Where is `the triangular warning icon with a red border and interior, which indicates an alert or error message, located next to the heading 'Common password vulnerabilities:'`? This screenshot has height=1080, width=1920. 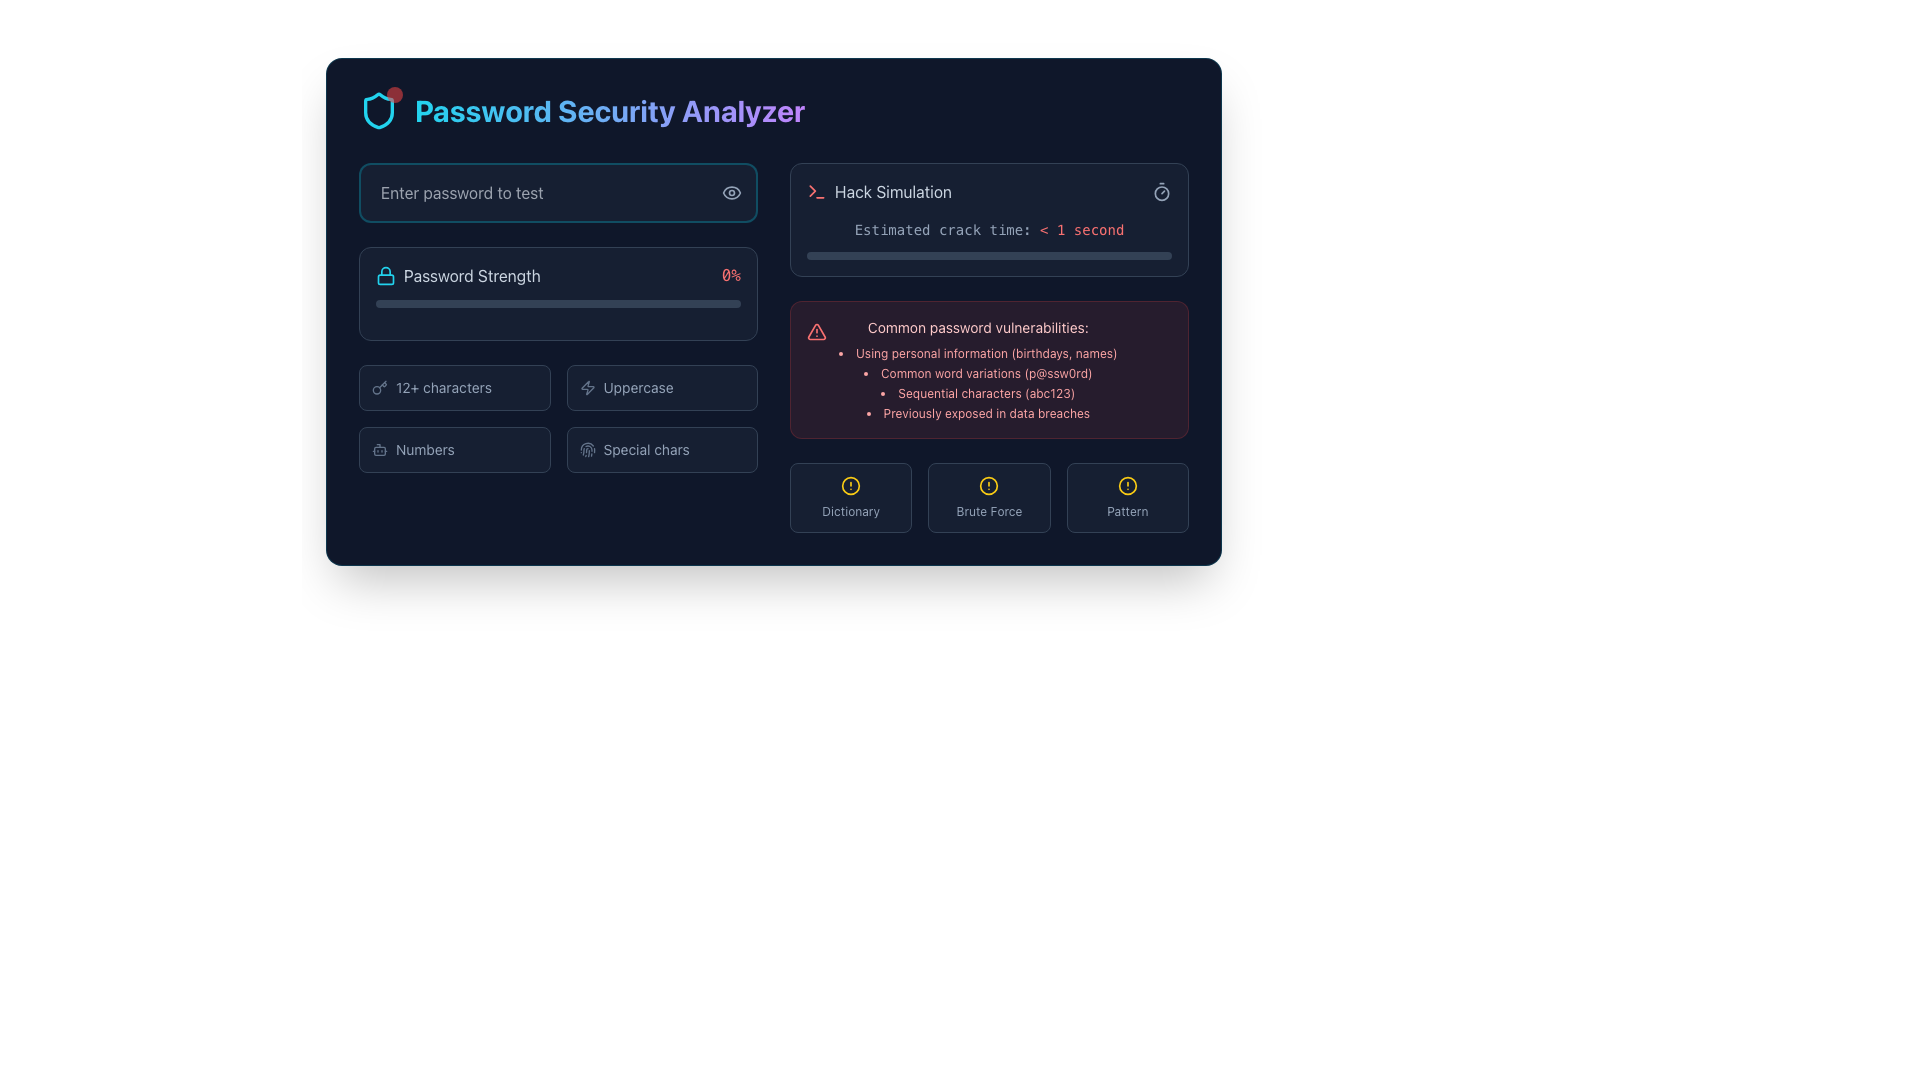
the triangular warning icon with a red border and interior, which indicates an alert or error message, located next to the heading 'Common password vulnerabilities:' is located at coordinates (816, 330).